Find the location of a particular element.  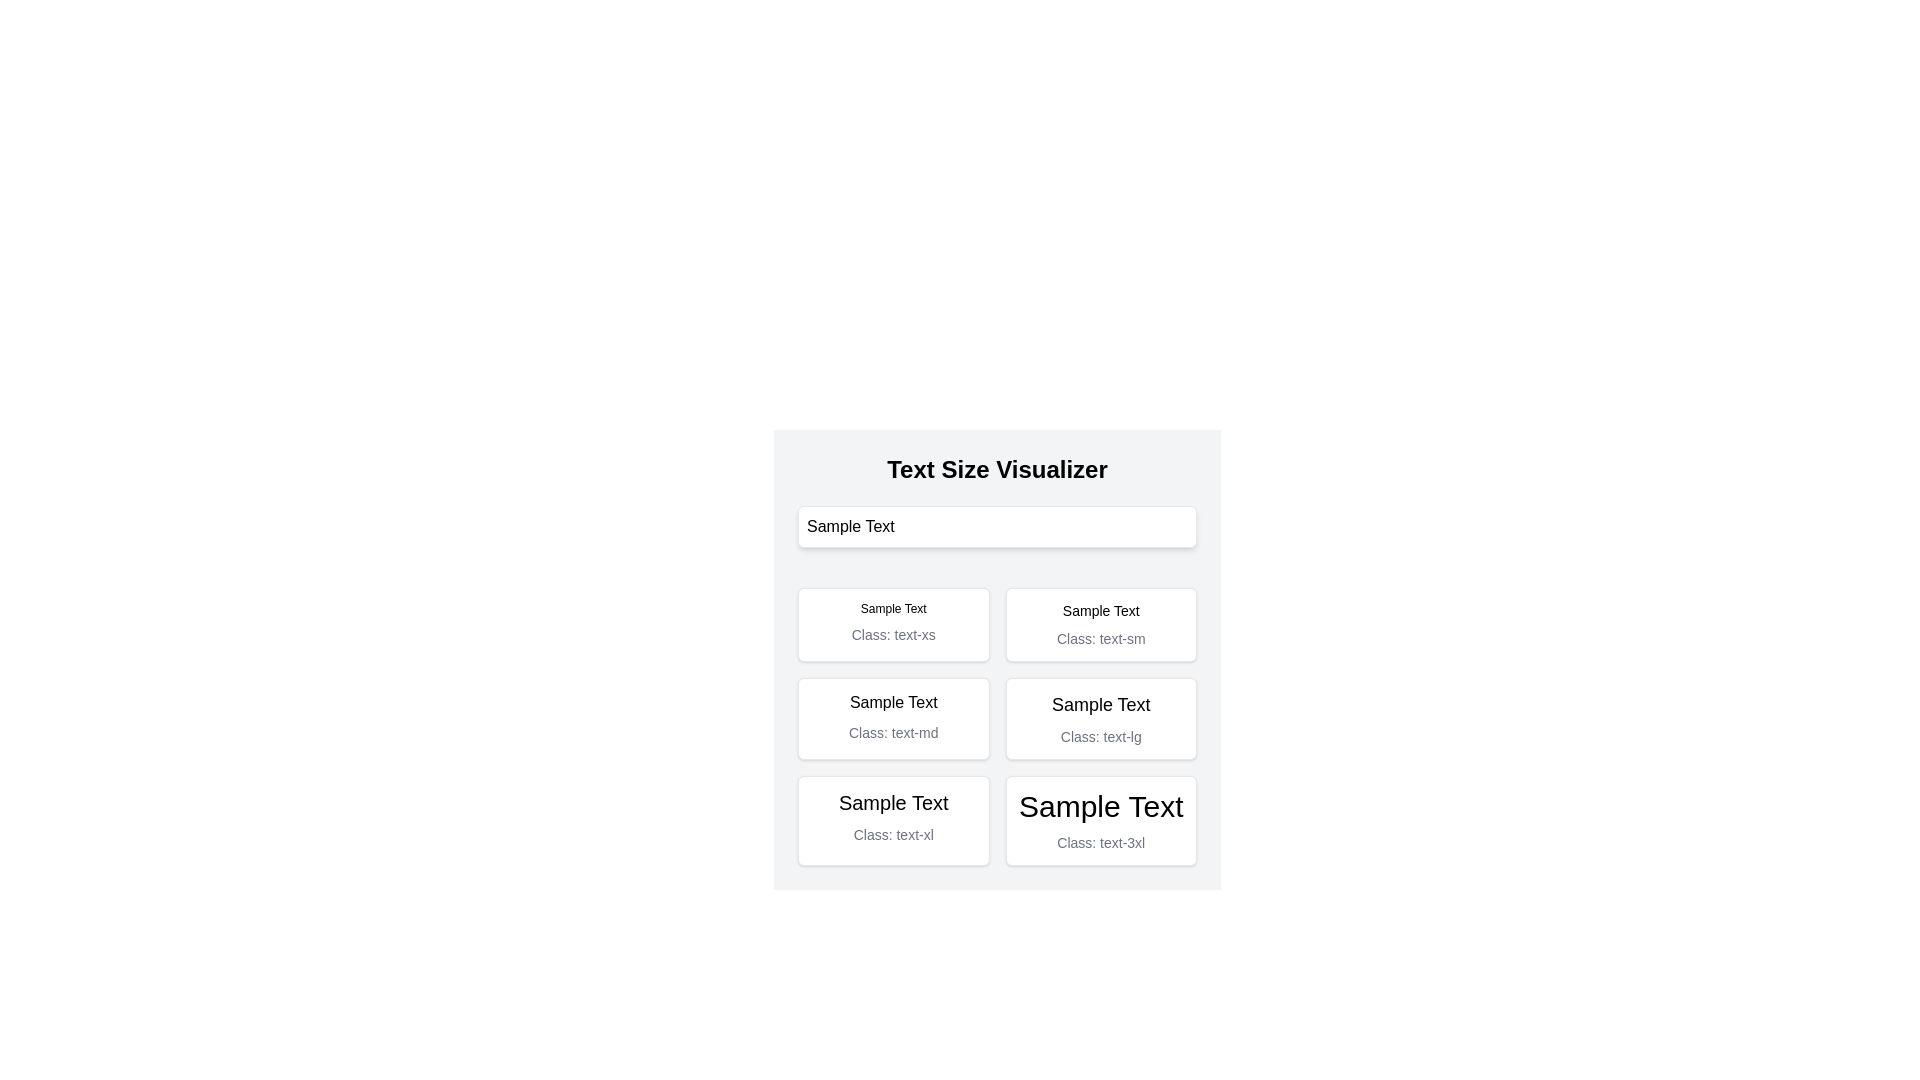

the text label indicating the text size class 'text-xl' located below 'Sample Text' in the bottom-left card of the 2x3 grid is located at coordinates (892, 834).